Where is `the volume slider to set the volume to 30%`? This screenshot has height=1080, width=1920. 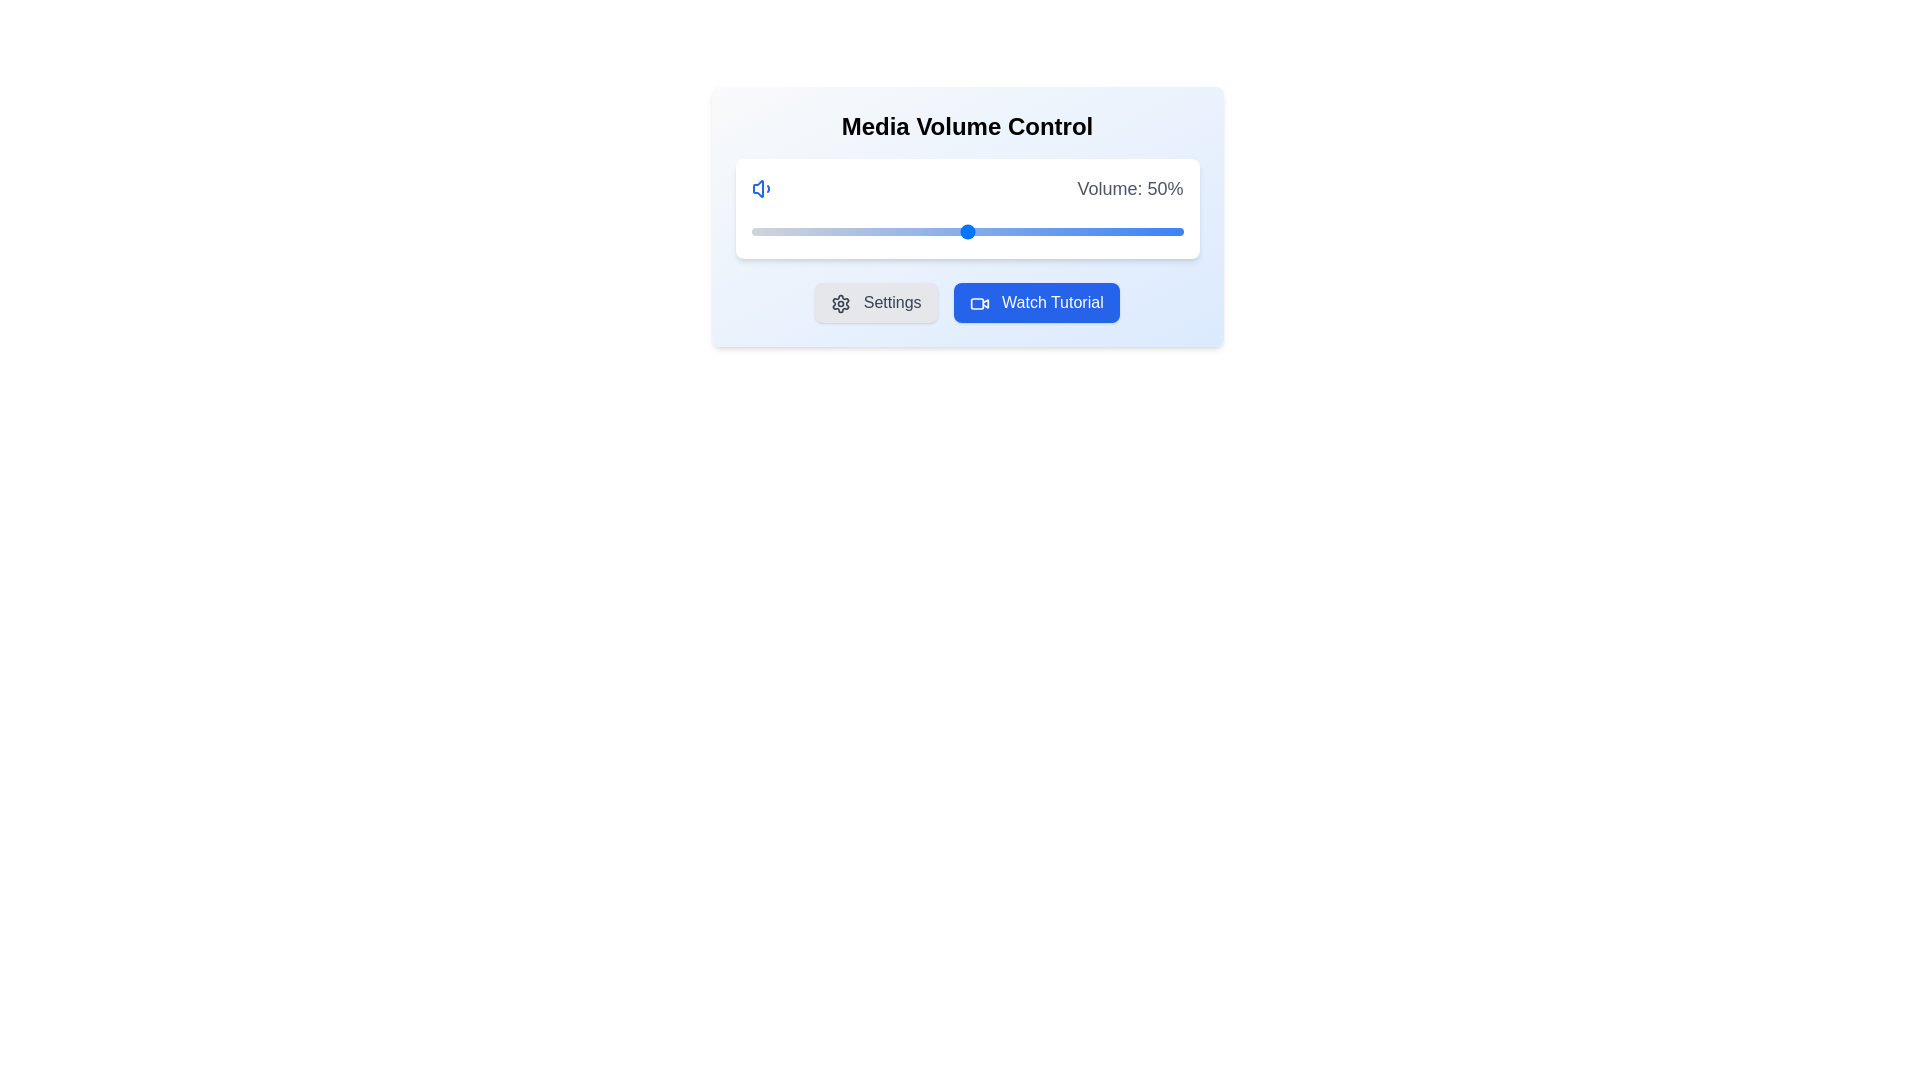 the volume slider to set the volume to 30% is located at coordinates (880, 230).